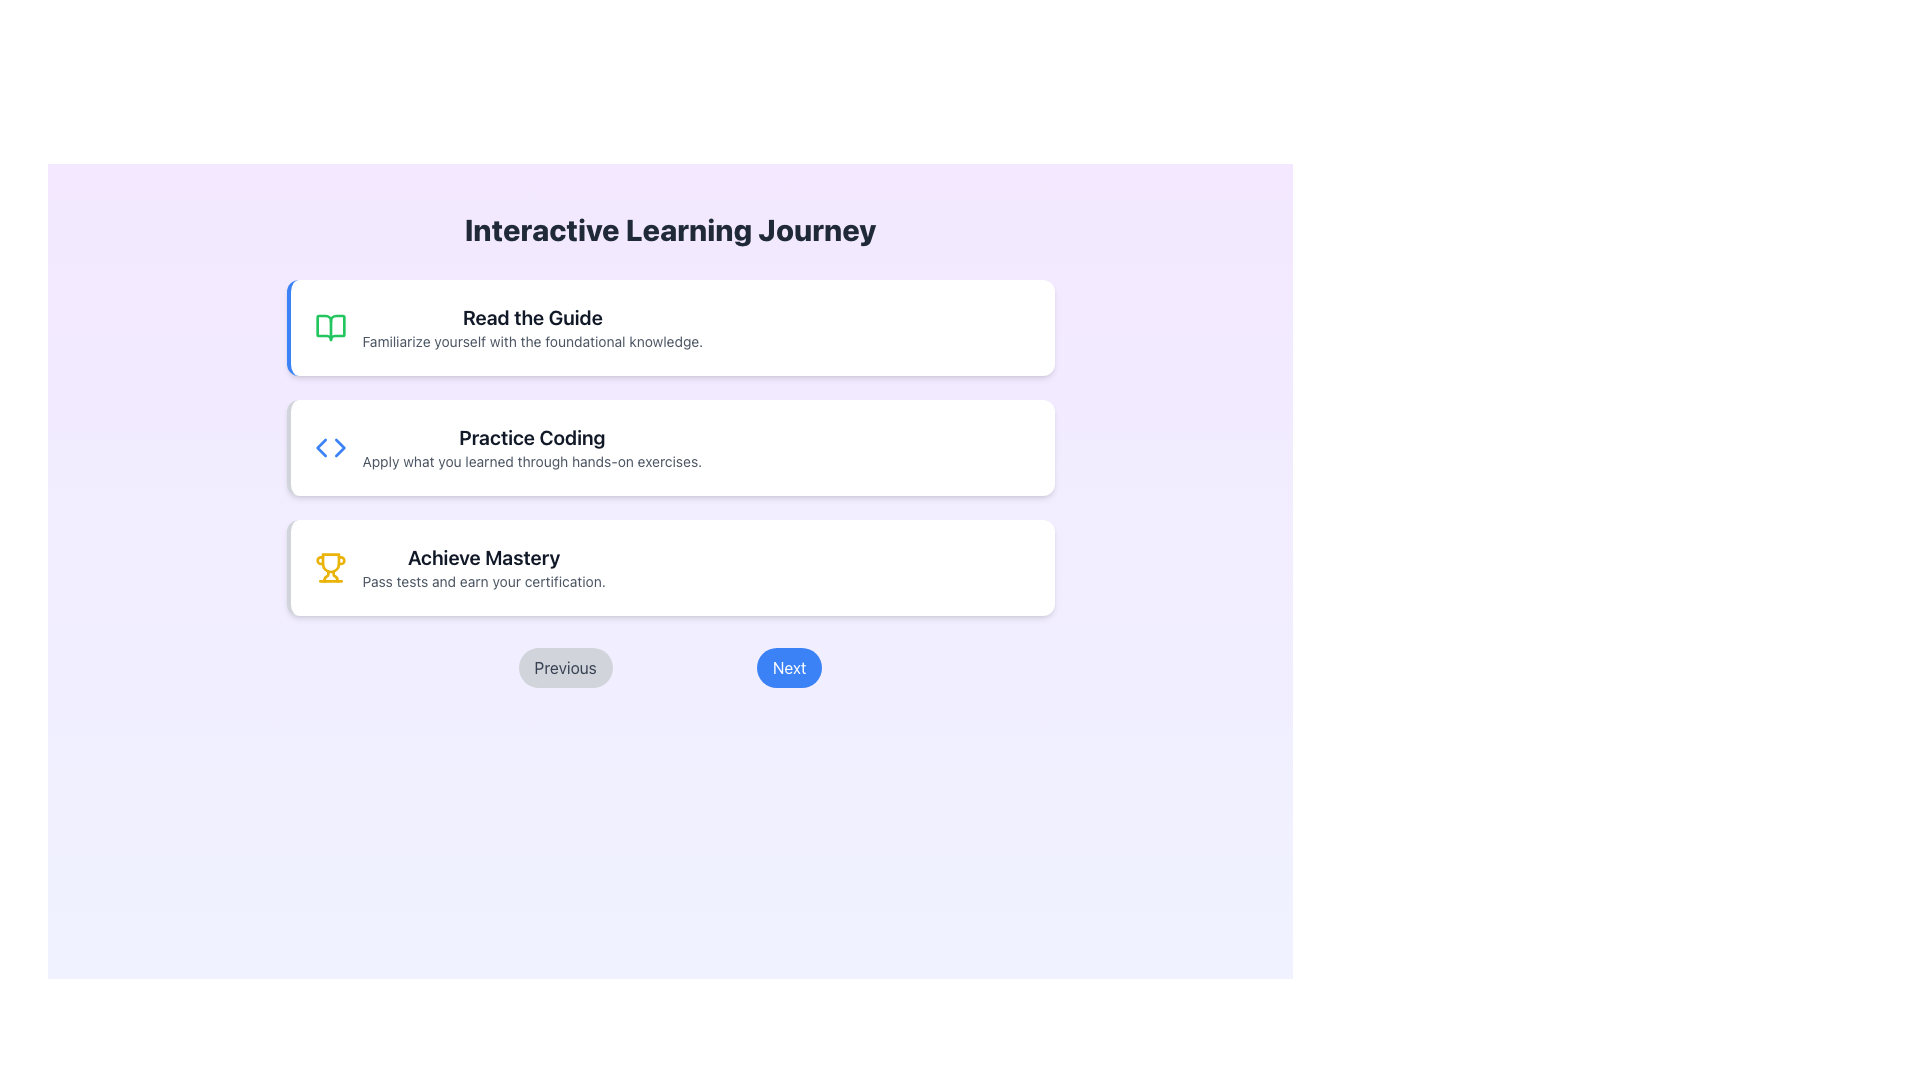 The image size is (1920, 1080). Describe the element at coordinates (484, 567) in the screenshot. I see `the text element that reads 'Achieve Mastery' and its subheading 'Pass tests and earn your certification' as part of navigation` at that location.